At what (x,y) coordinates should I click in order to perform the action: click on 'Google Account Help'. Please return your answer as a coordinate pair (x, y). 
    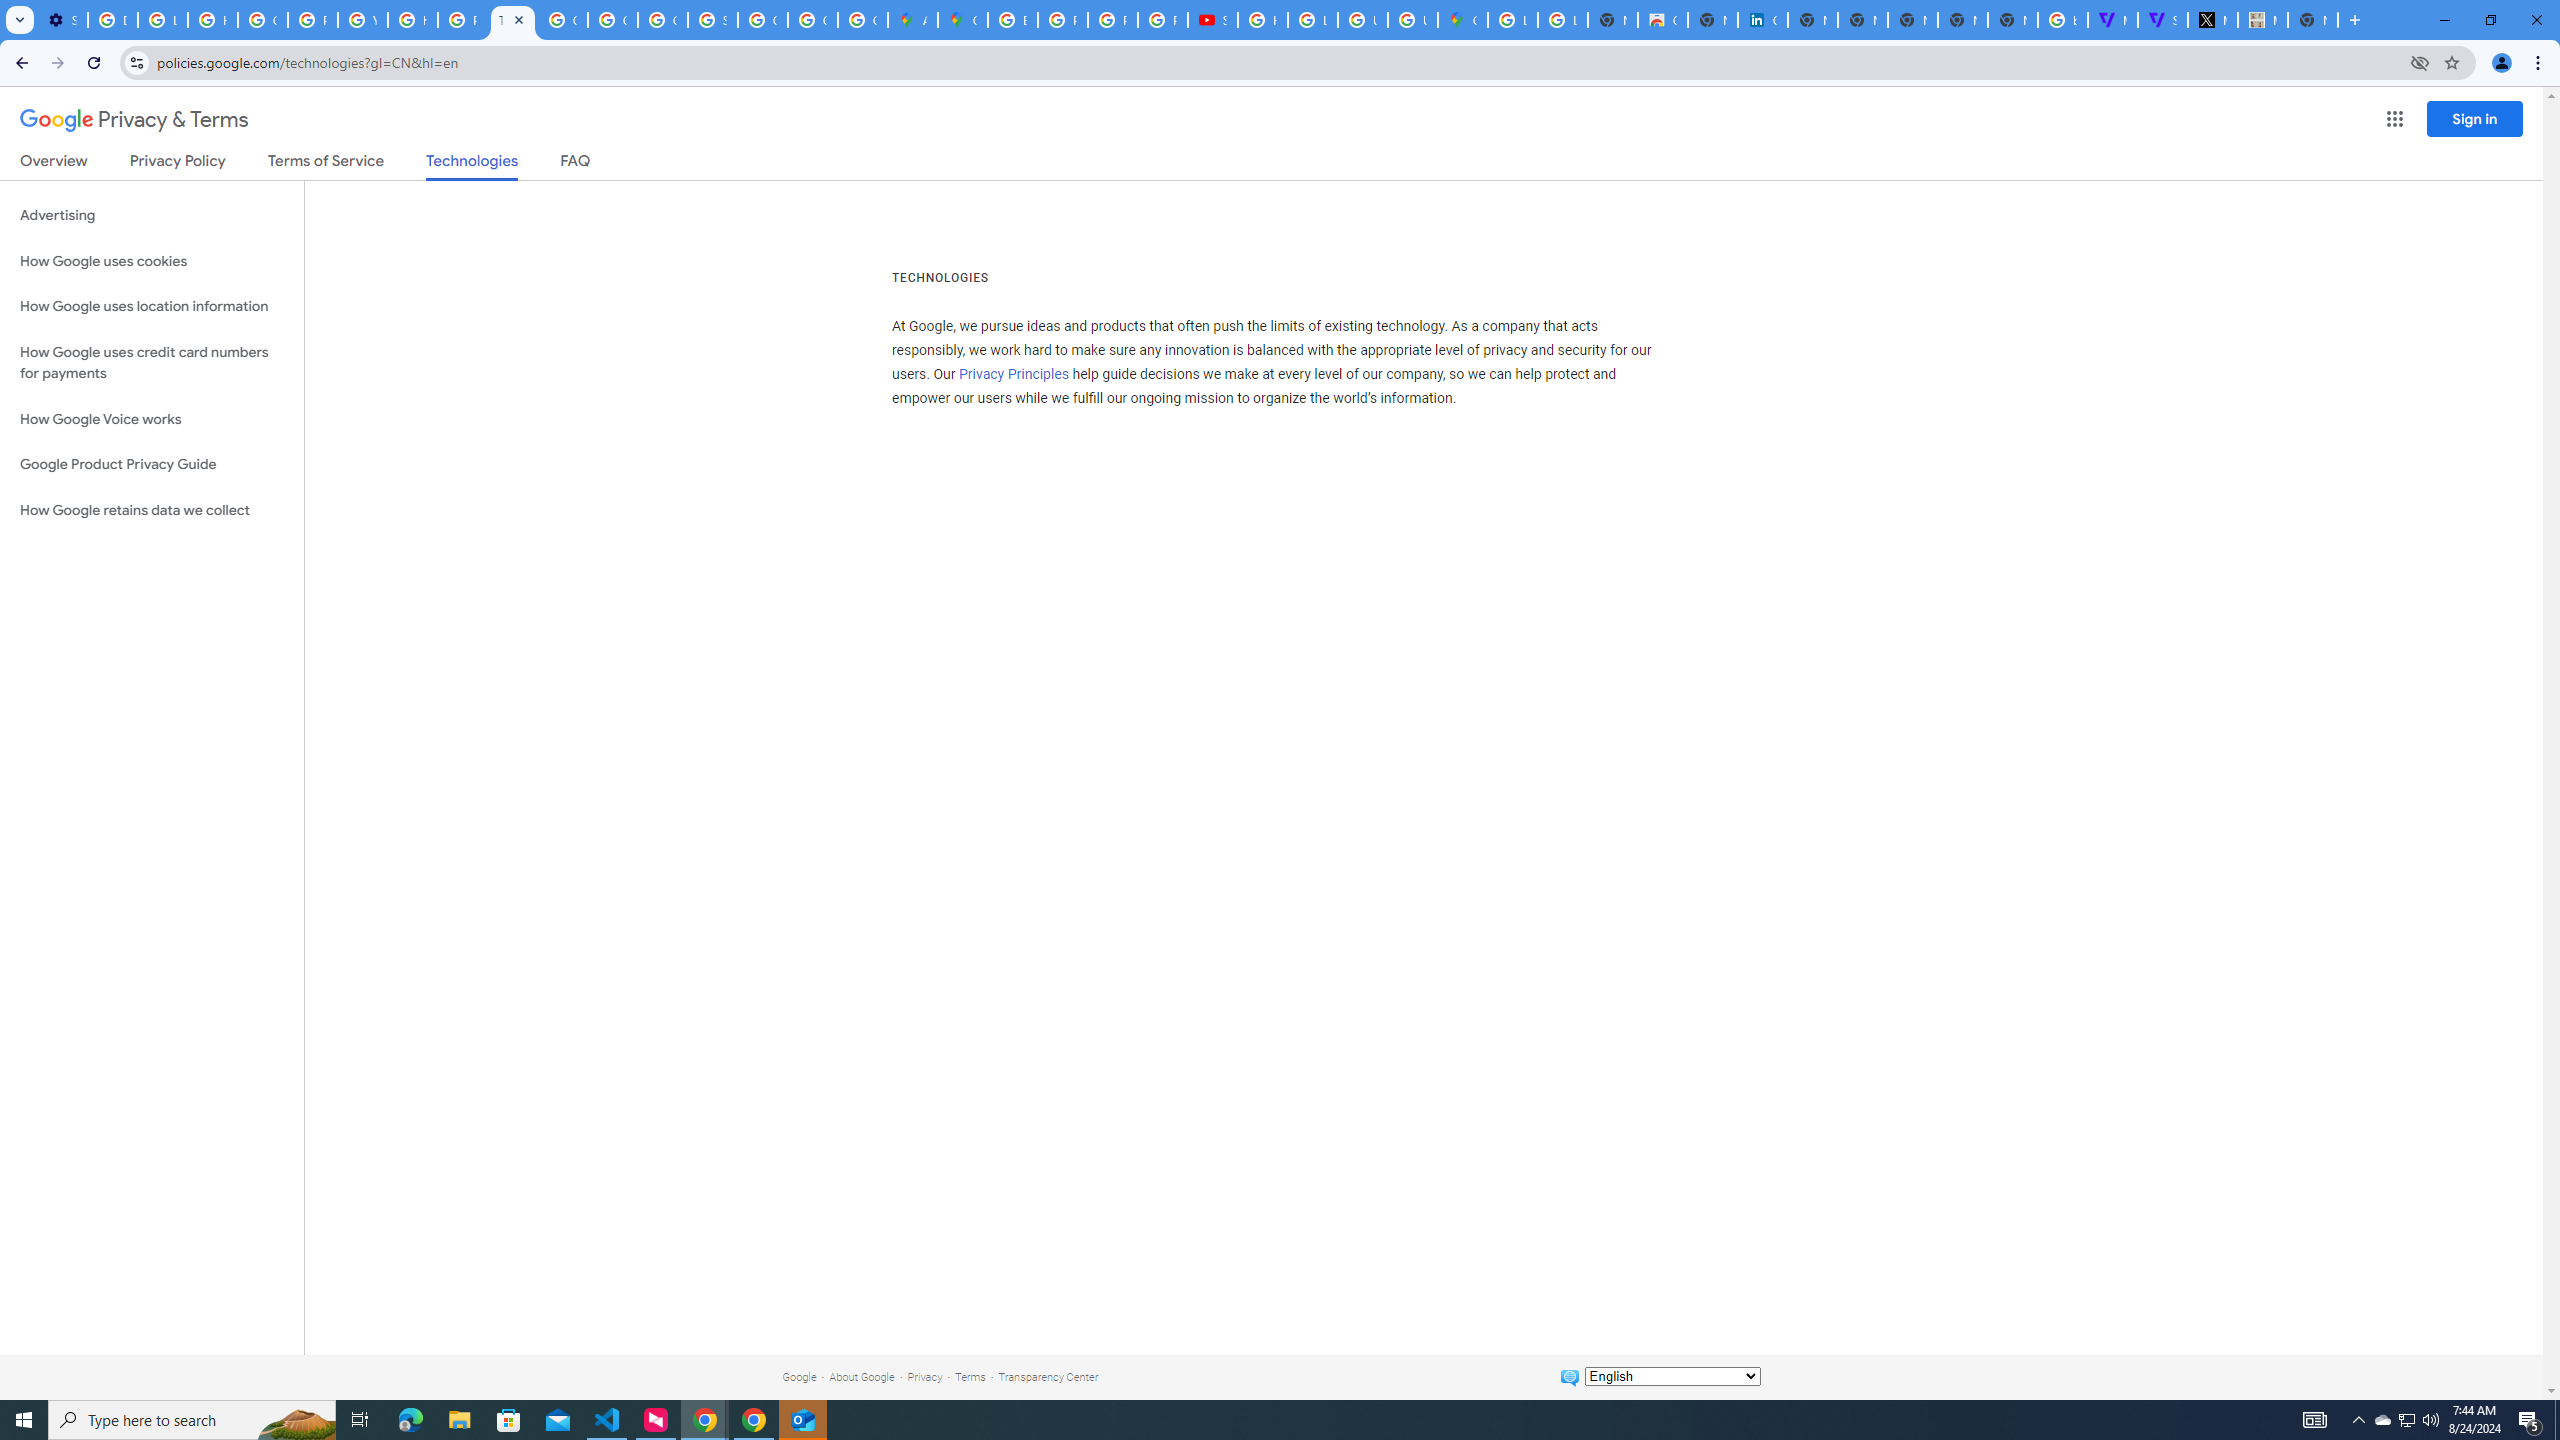
    Looking at the image, I should click on (261, 19).